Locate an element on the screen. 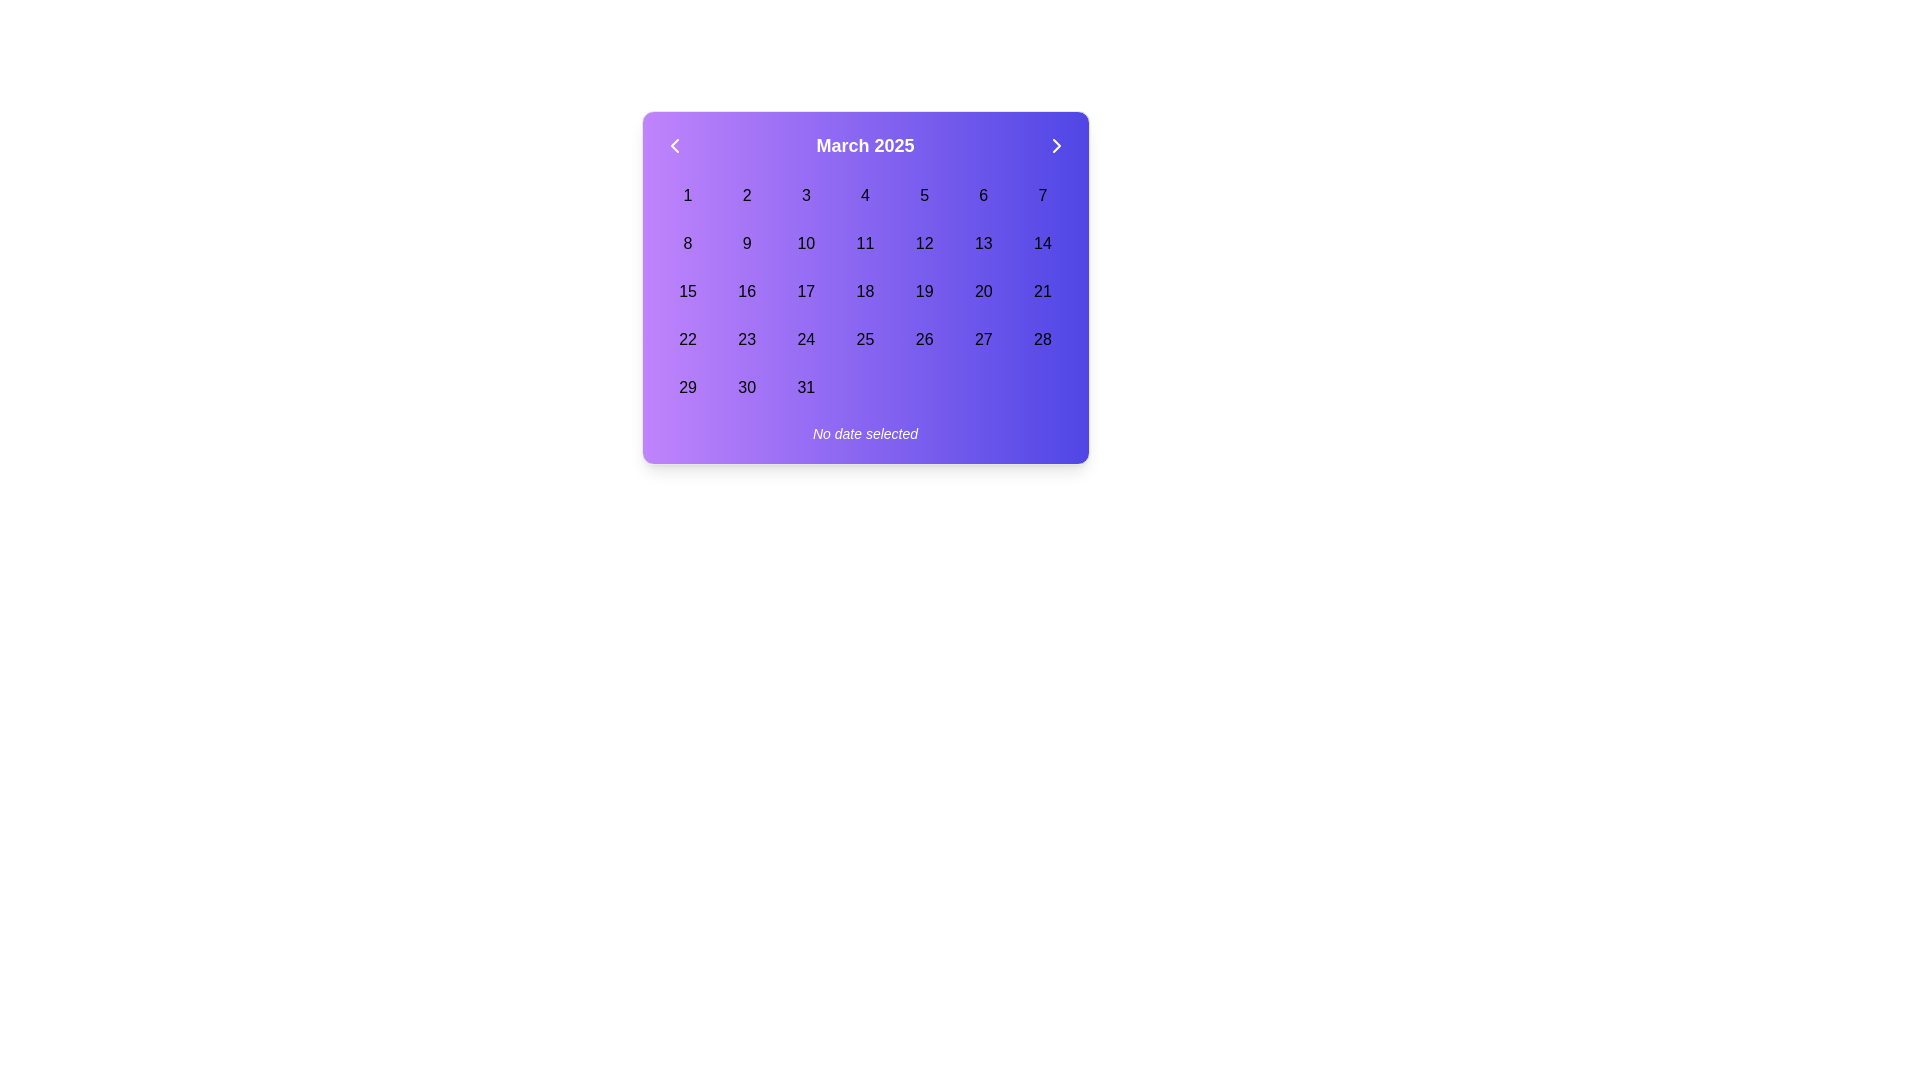 The height and width of the screenshot is (1080, 1920). the rightward-facing chevron icon in the calendar header bar is located at coordinates (1055, 145).